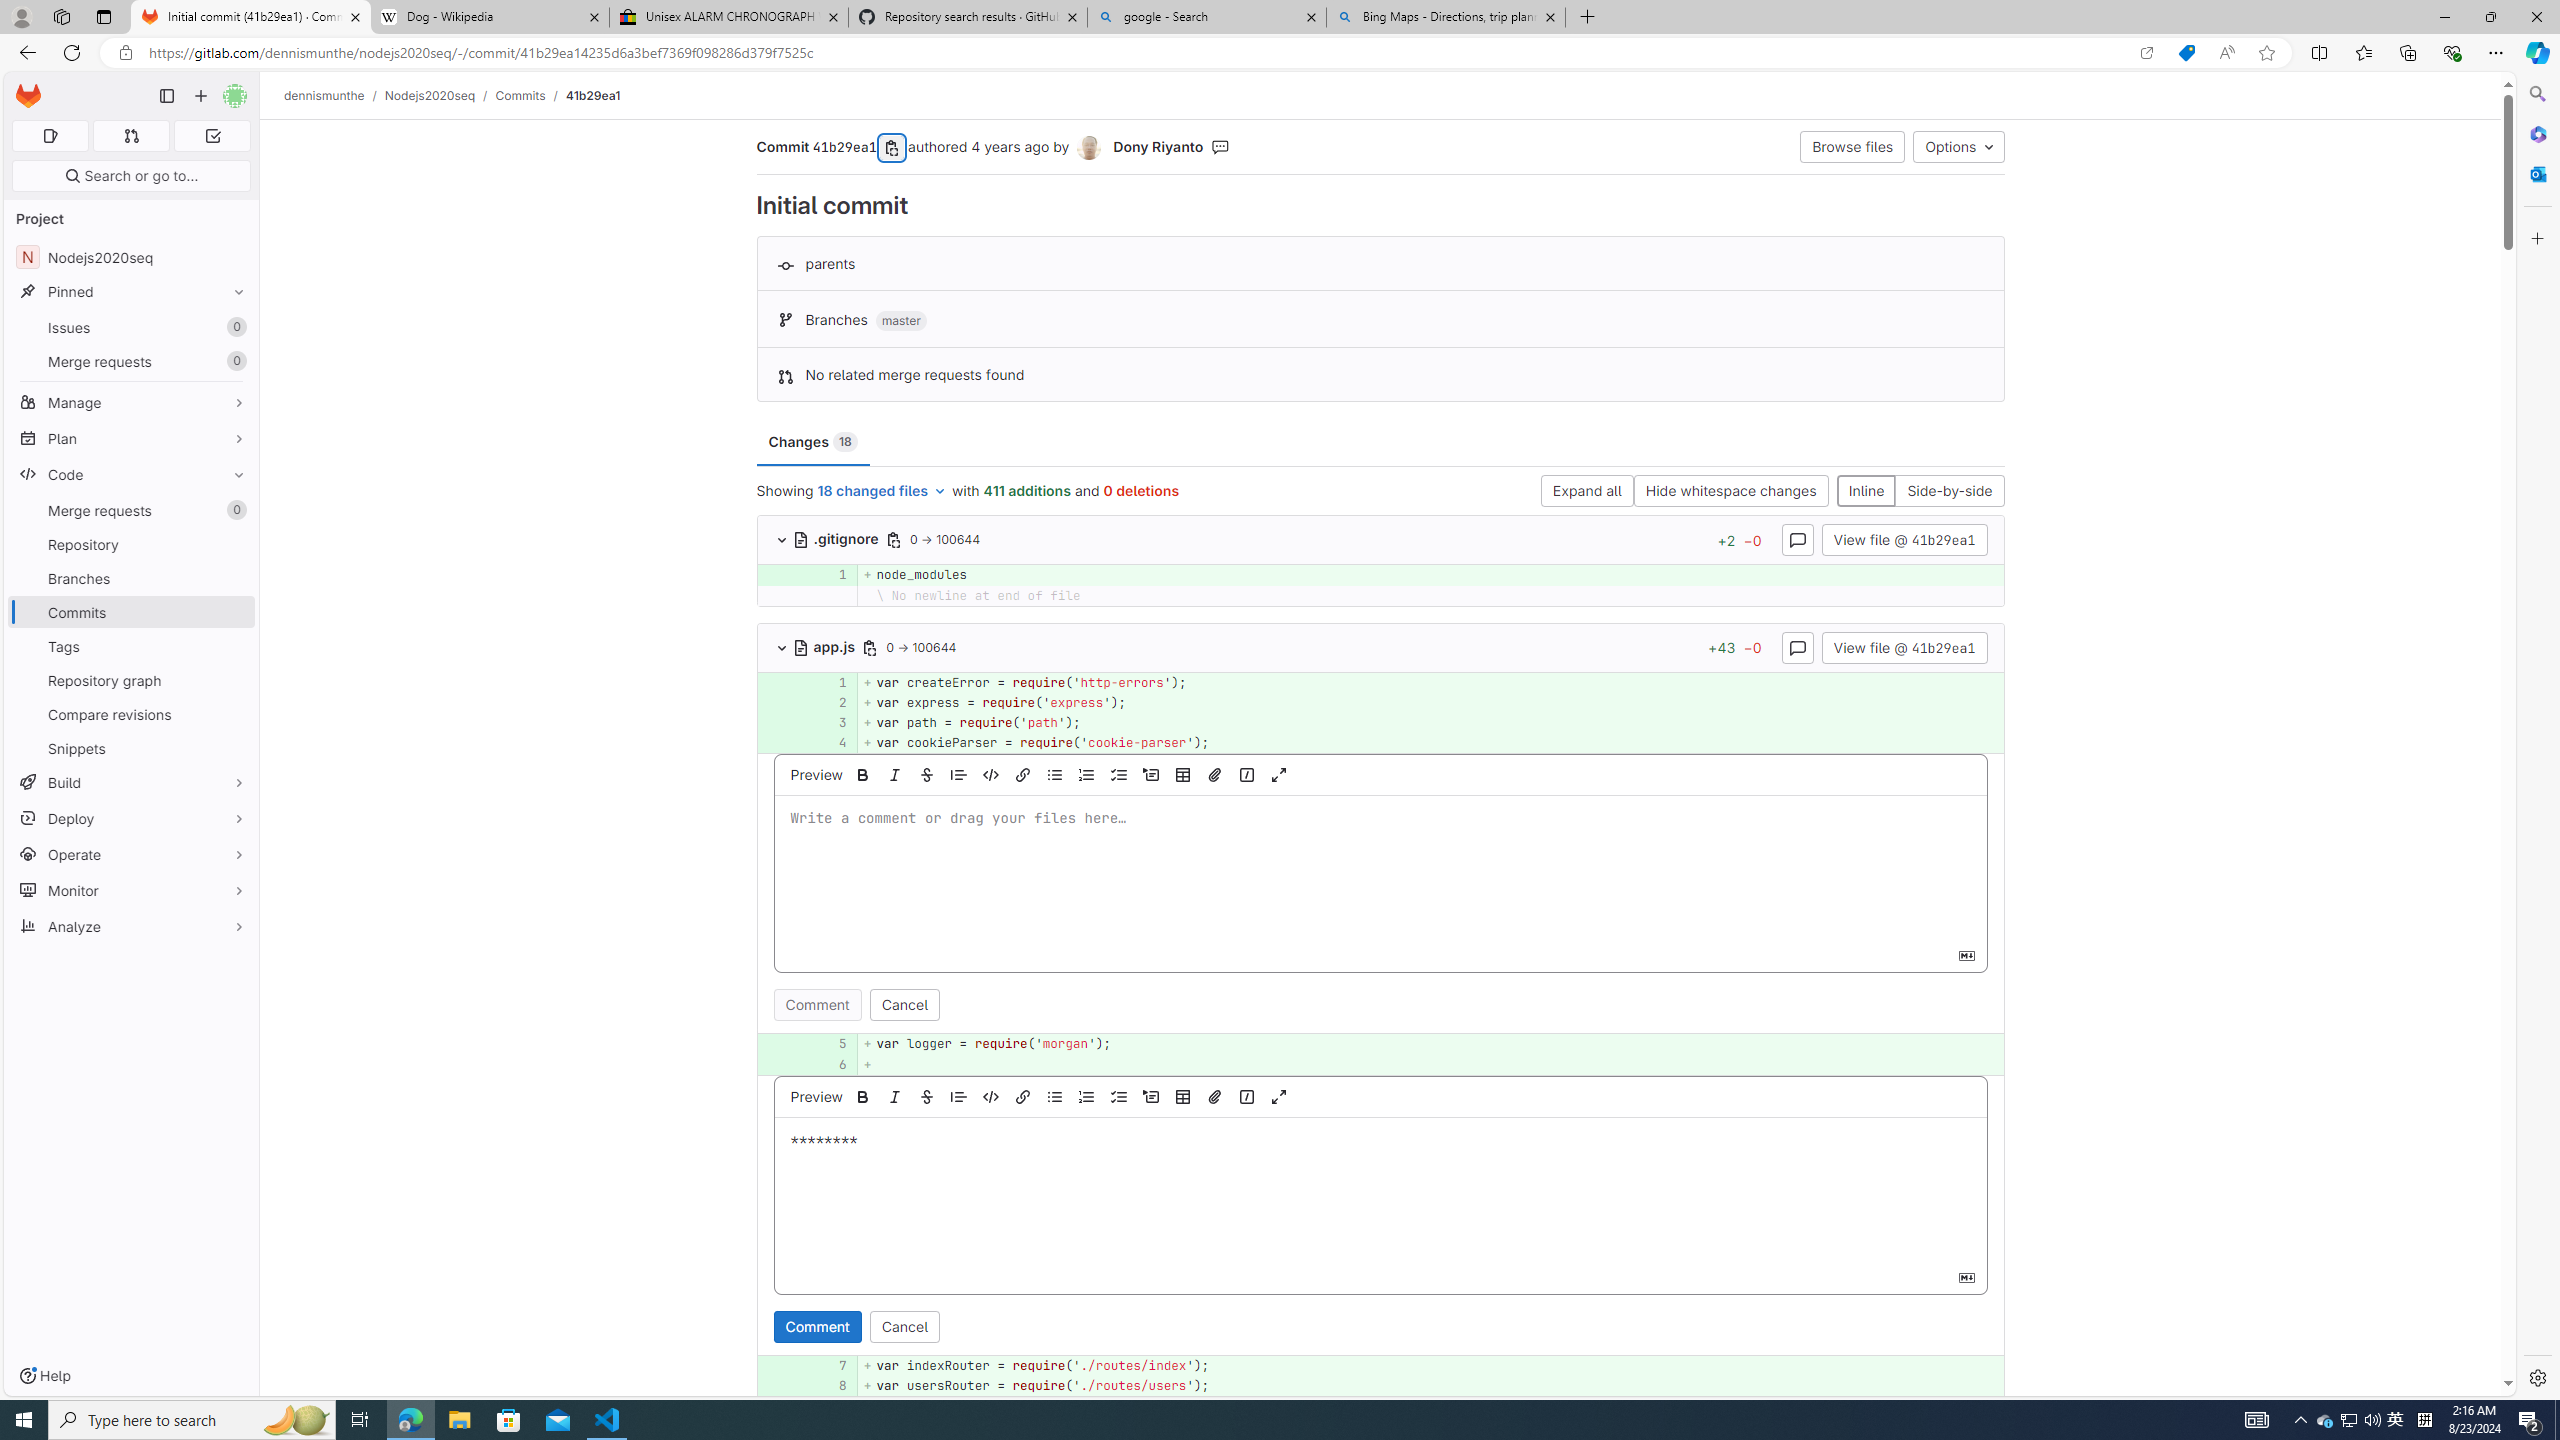 The height and width of the screenshot is (1440, 2560). What do you see at coordinates (28, 95) in the screenshot?
I see `'Homepage'` at bounding box center [28, 95].